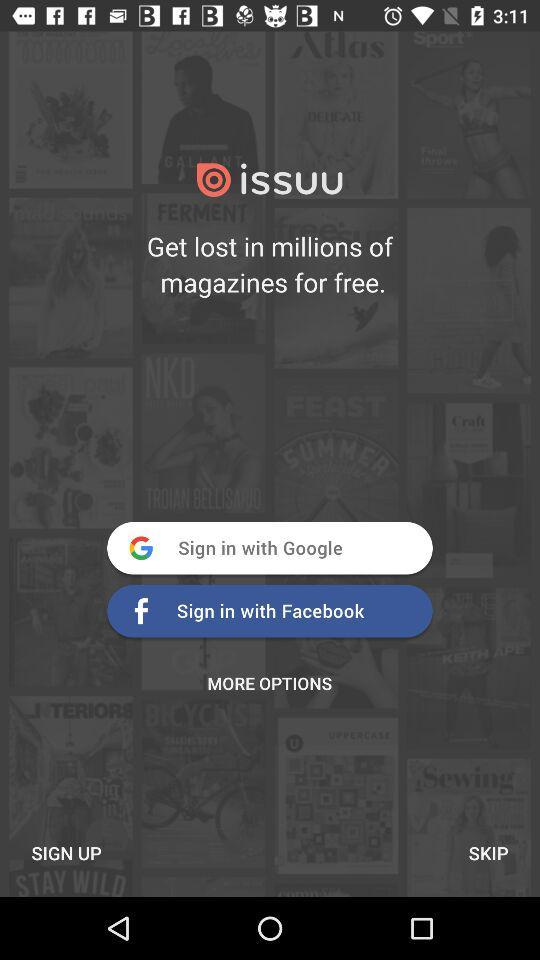  I want to click on item next to skip, so click(66, 852).